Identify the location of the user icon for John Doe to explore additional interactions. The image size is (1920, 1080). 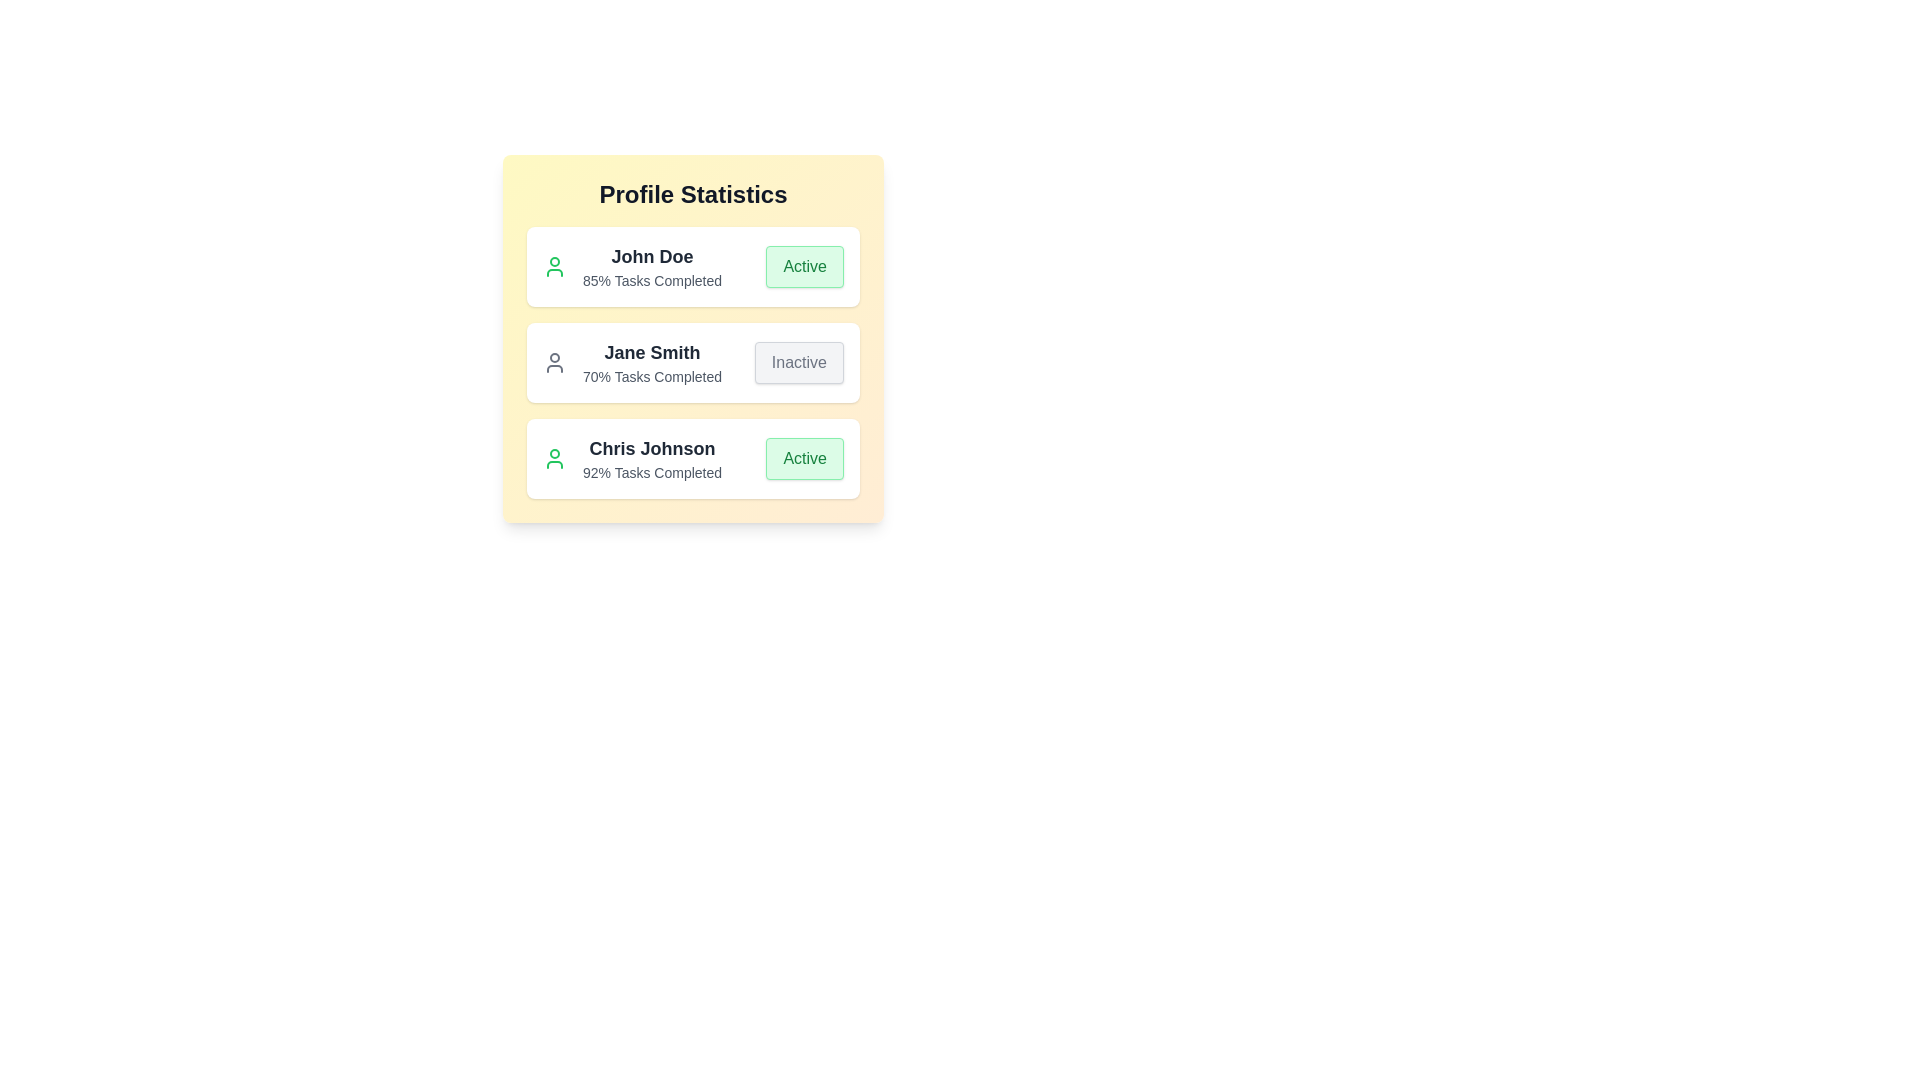
(555, 265).